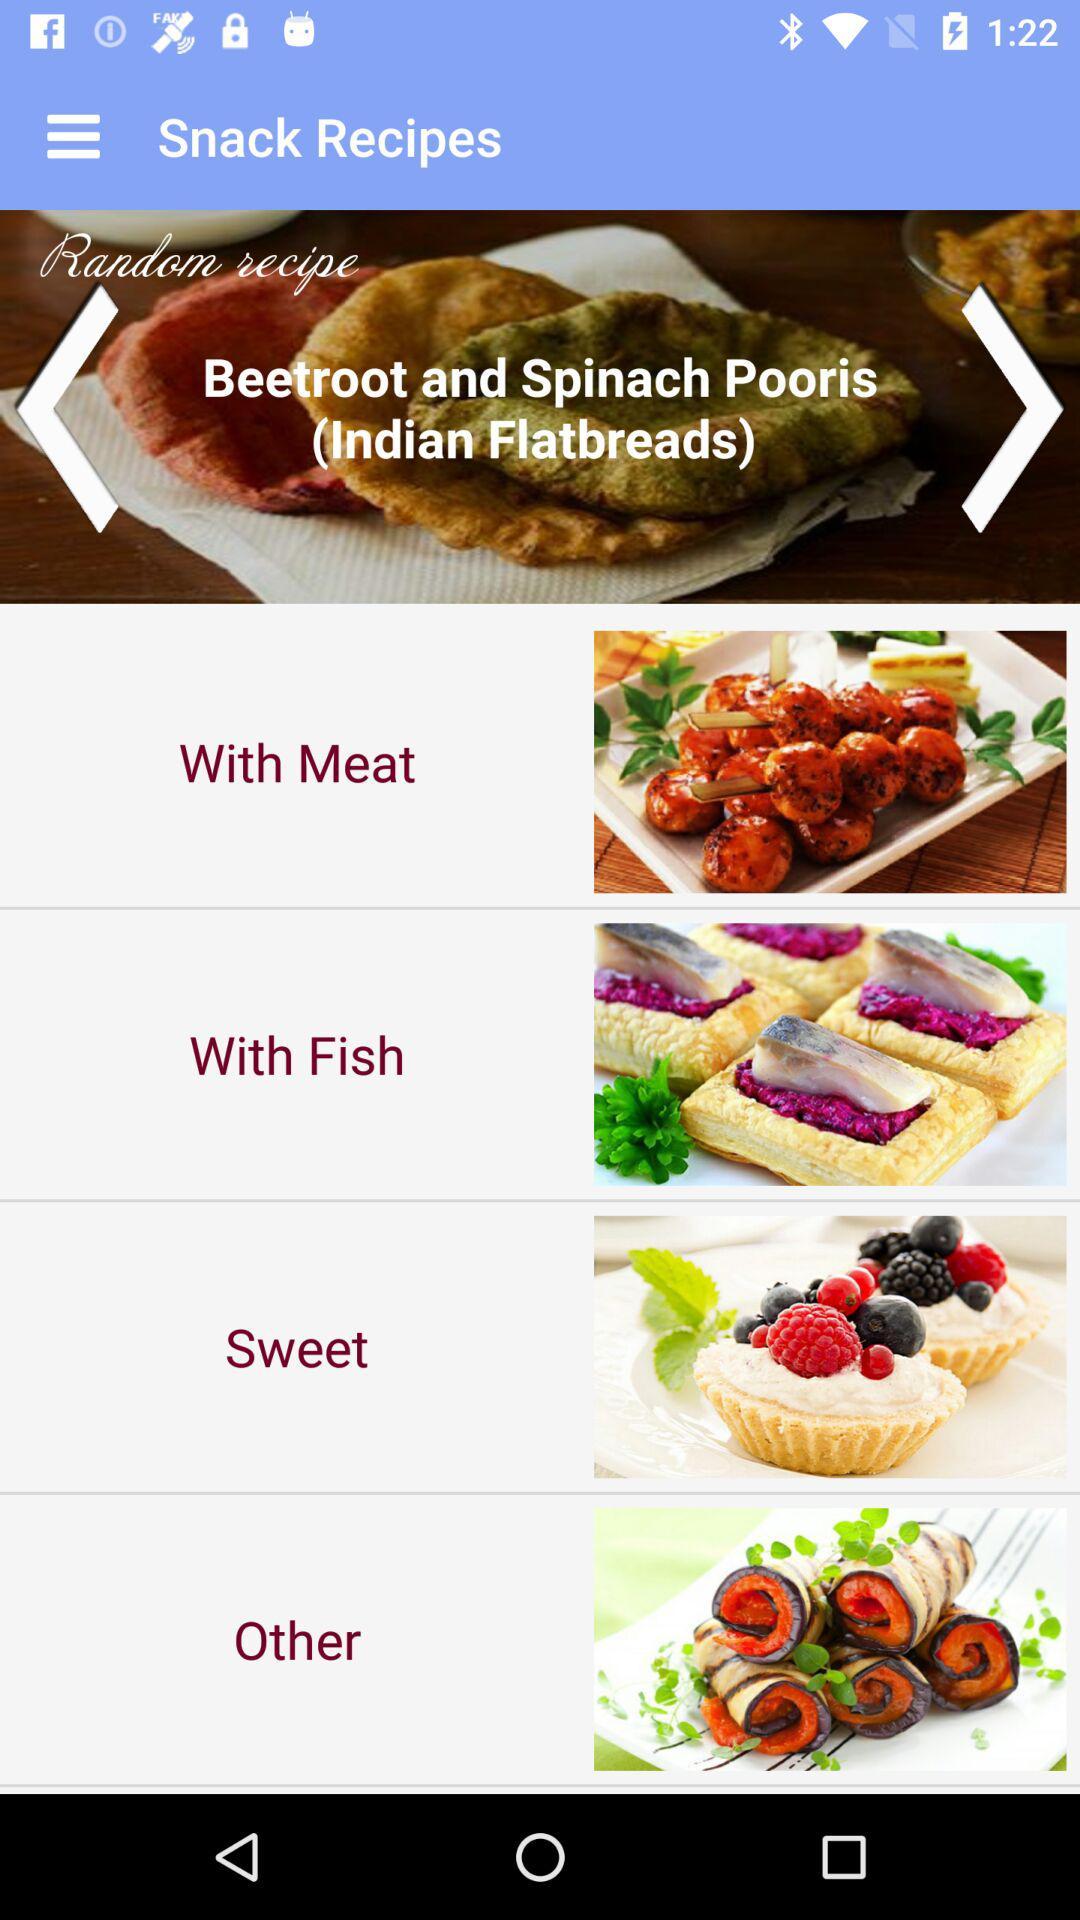 The image size is (1080, 1920). I want to click on sweet, so click(297, 1346).